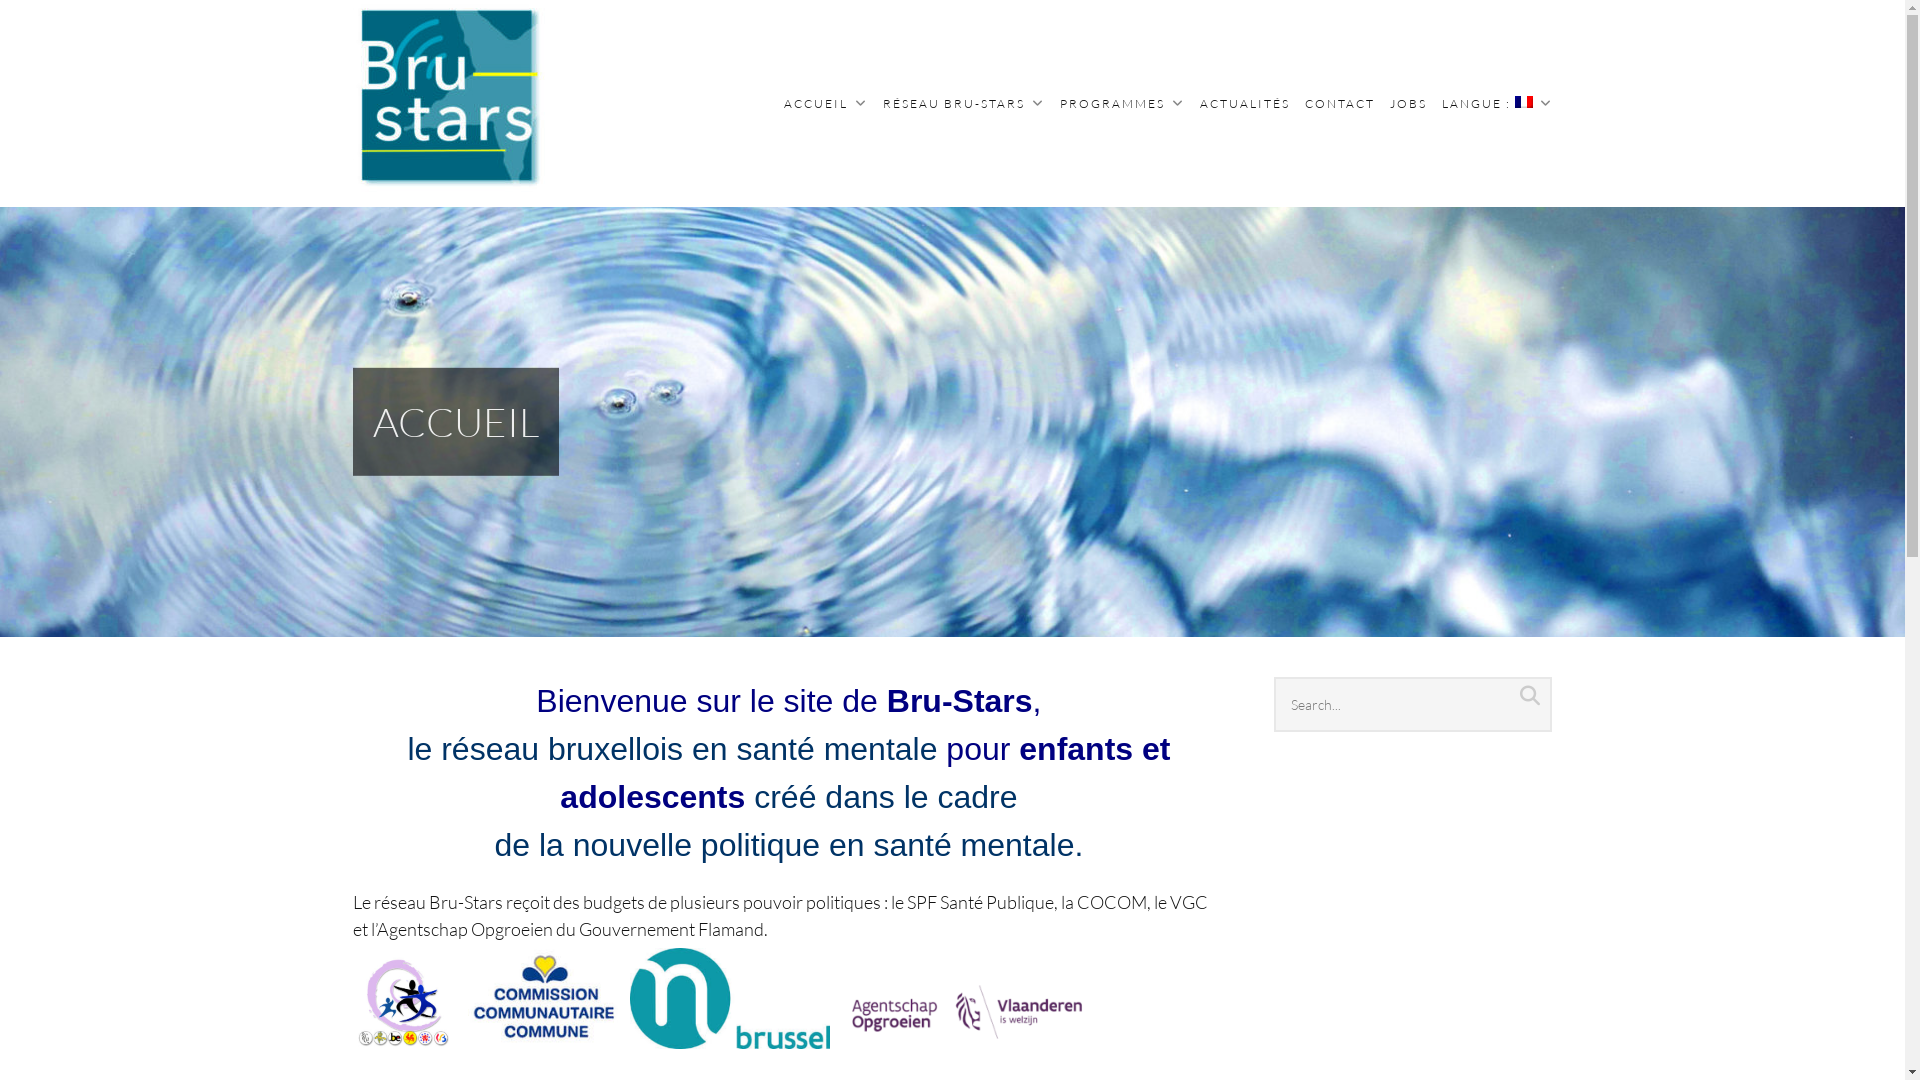 The image size is (1920, 1080). Describe the element at coordinates (1122, 103) in the screenshot. I see `'PROGRAMMES'` at that location.